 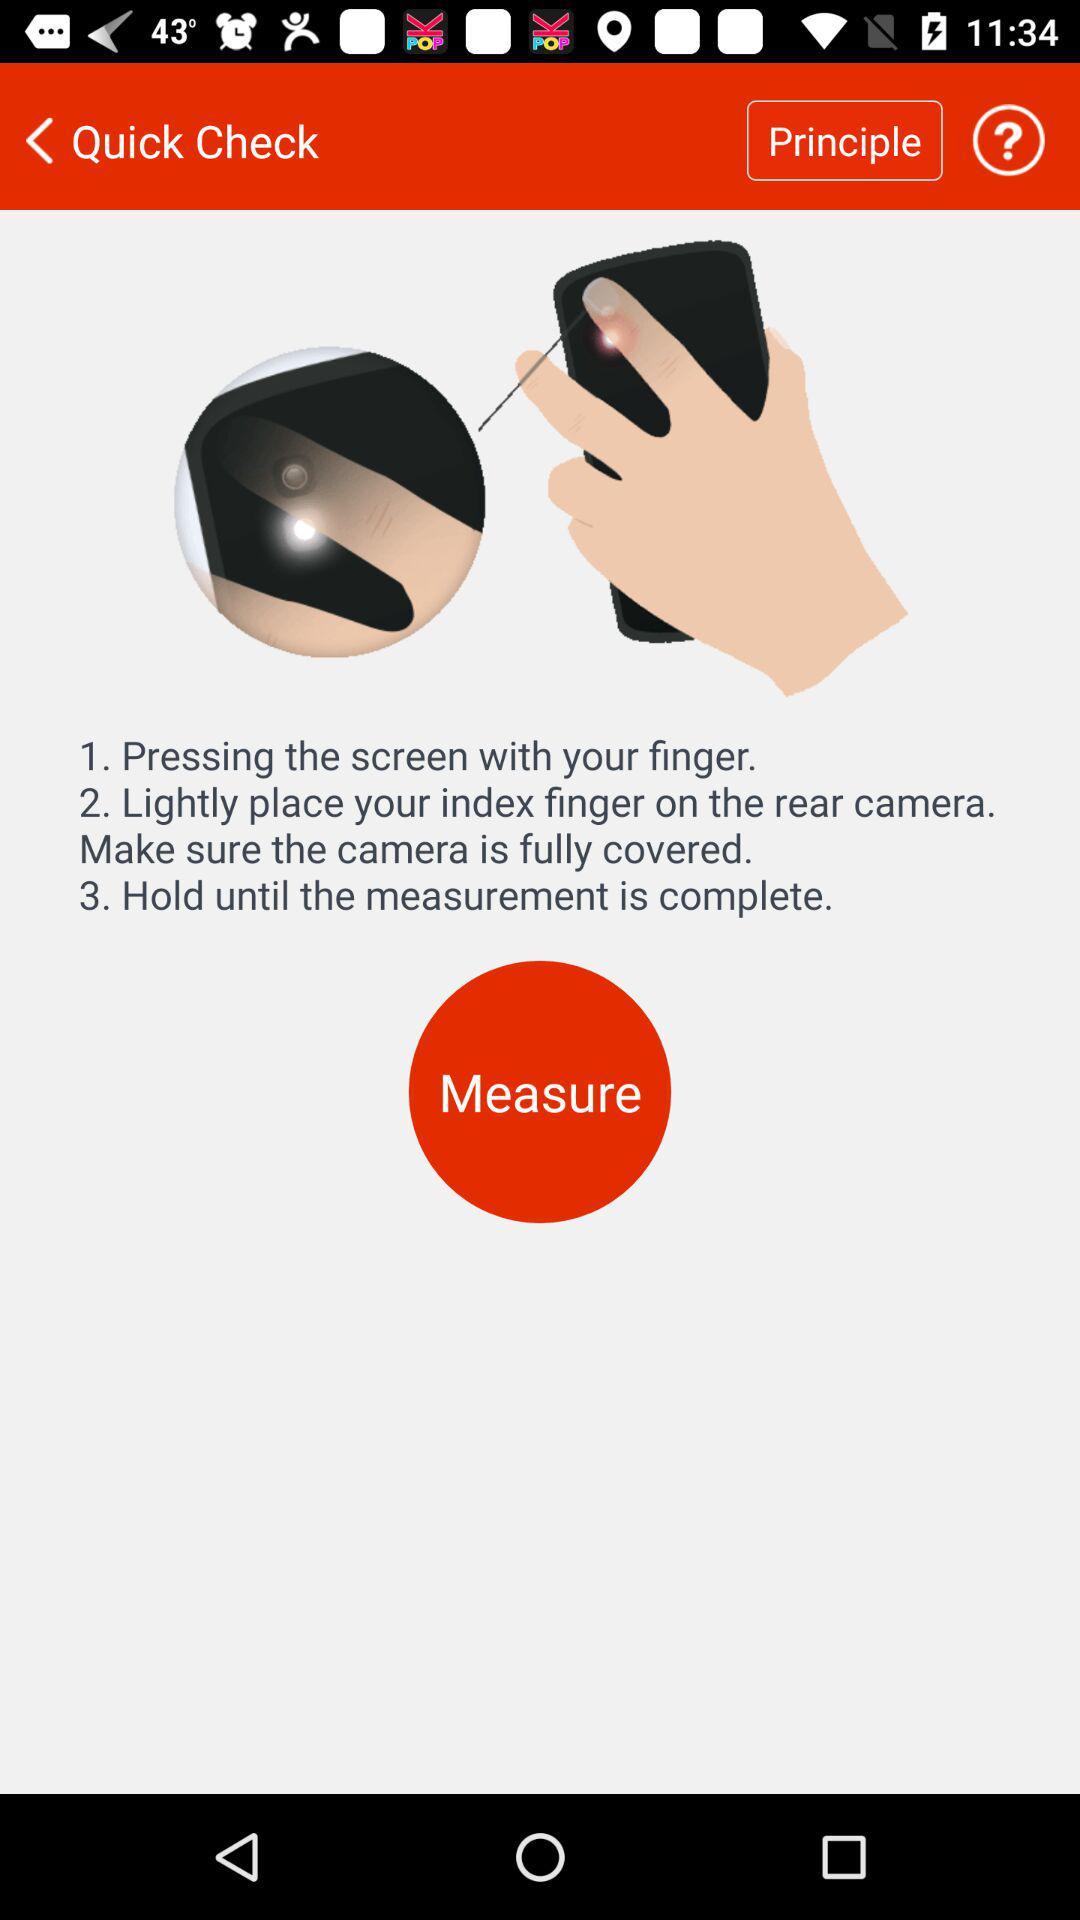 I want to click on the item next to the quick check item, so click(x=844, y=139).